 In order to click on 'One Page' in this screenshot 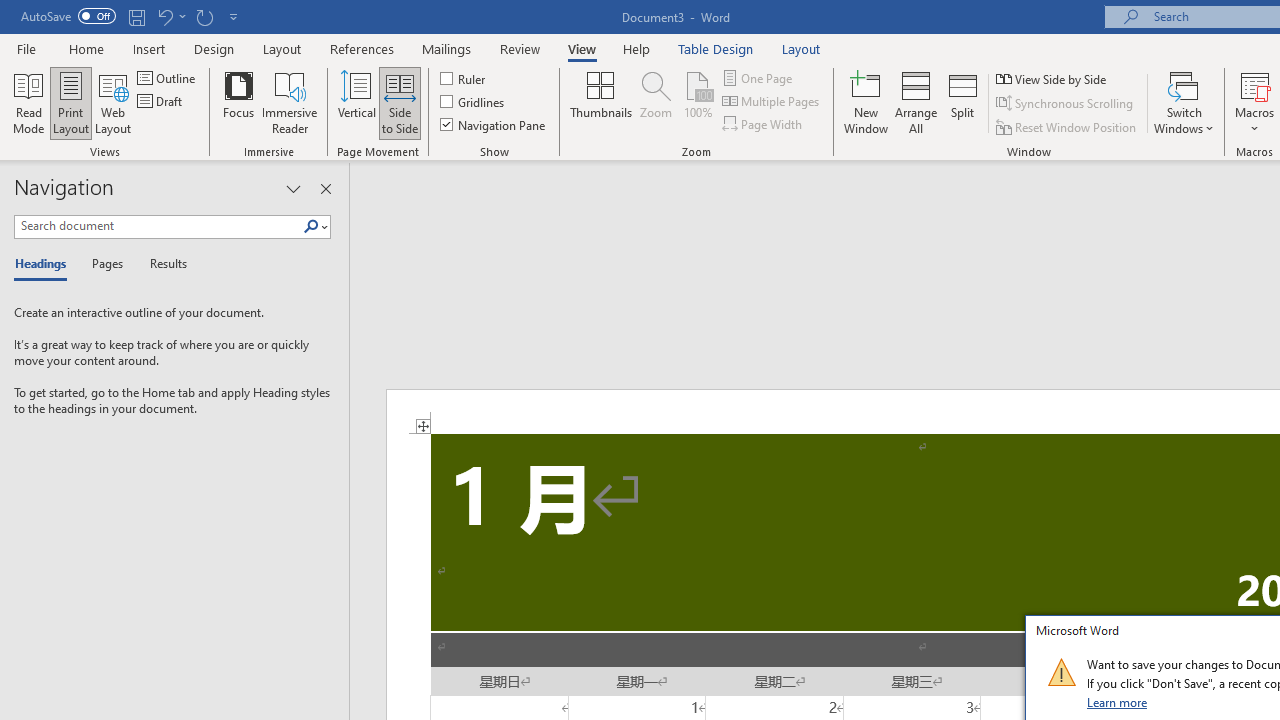, I will do `click(758, 77)`.